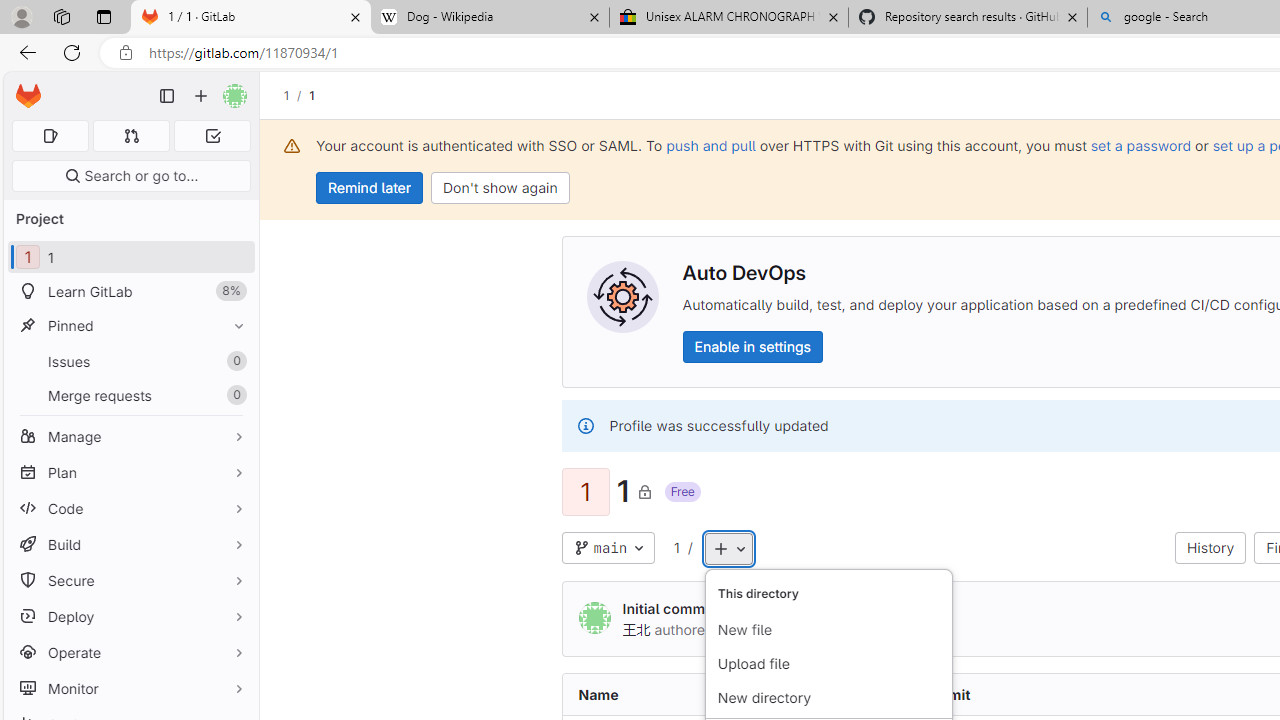 The height and width of the screenshot is (720, 1280). Describe the element at coordinates (130, 580) in the screenshot. I see `'Secure'` at that location.